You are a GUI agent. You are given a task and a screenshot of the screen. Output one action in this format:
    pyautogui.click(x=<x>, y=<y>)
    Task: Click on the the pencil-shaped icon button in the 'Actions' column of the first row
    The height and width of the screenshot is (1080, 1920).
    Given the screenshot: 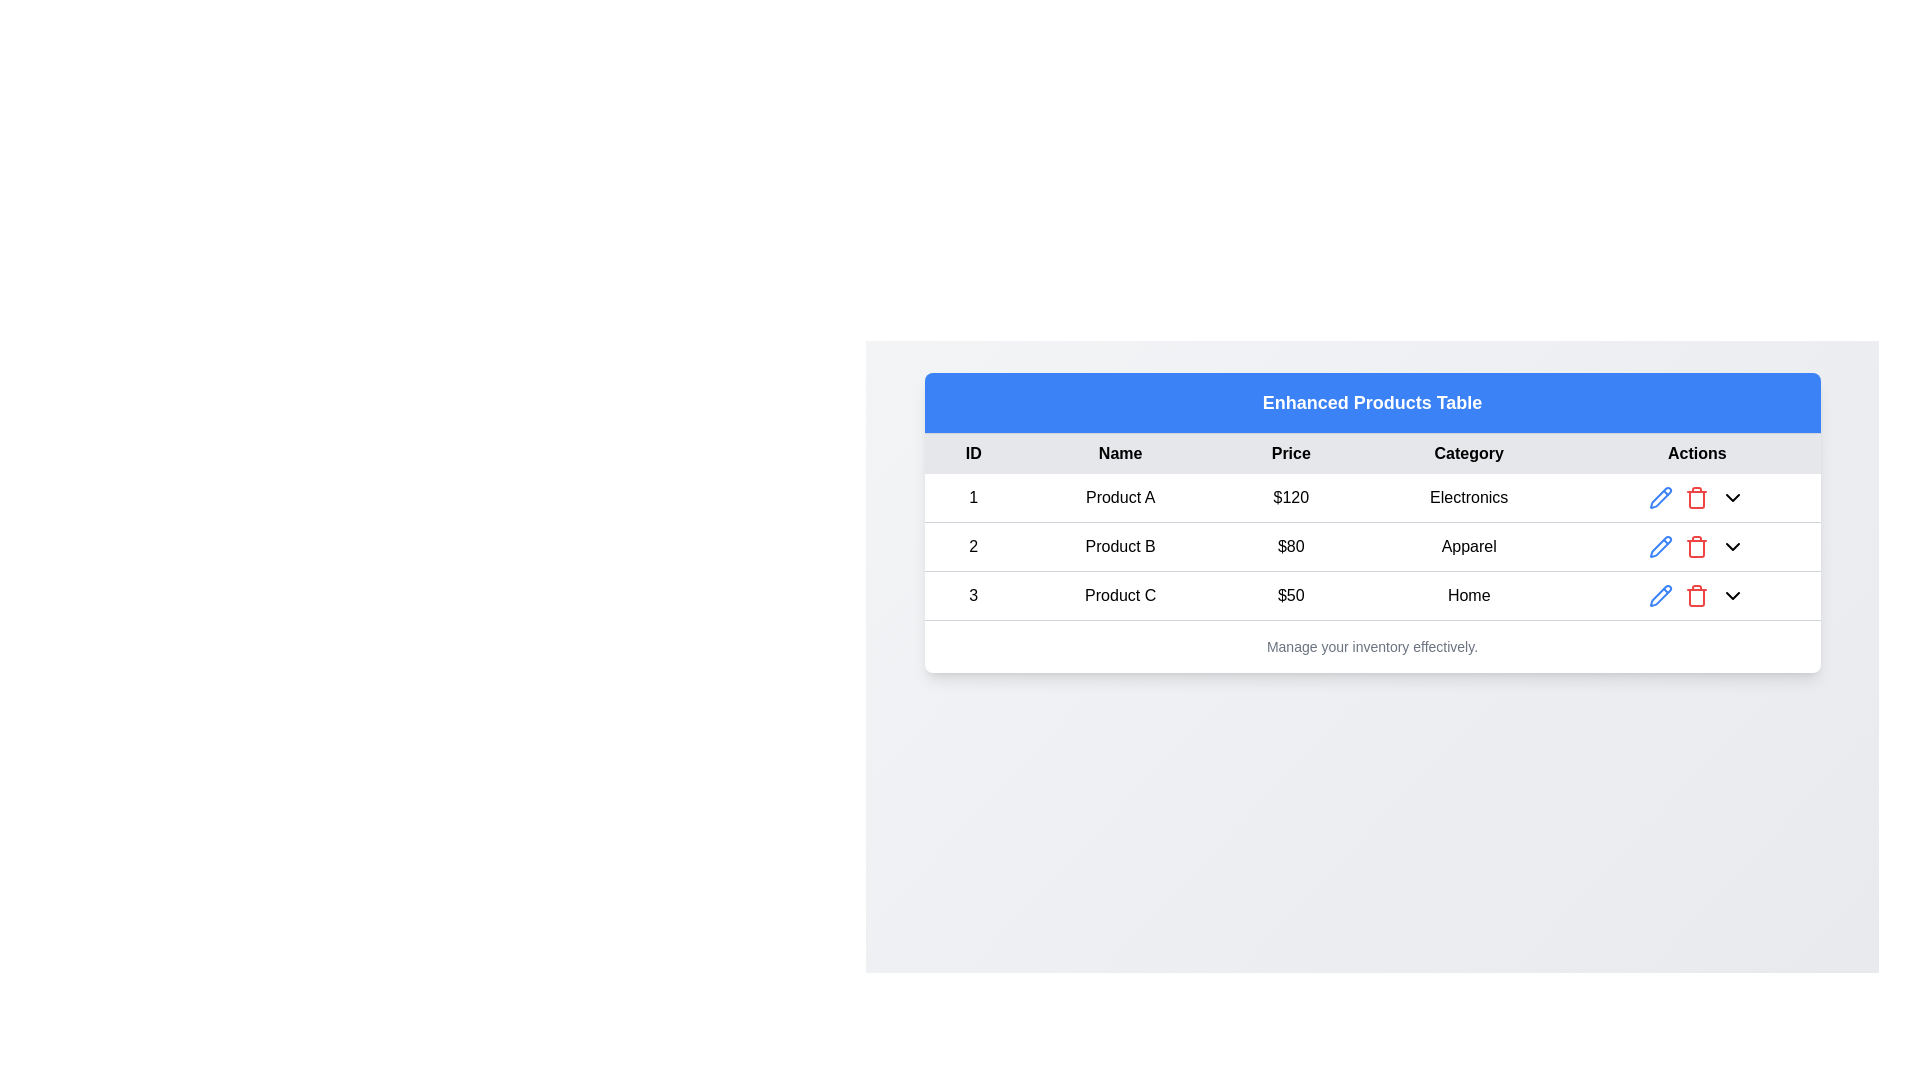 What is the action you would take?
    pyautogui.click(x=1661, y=496)
    